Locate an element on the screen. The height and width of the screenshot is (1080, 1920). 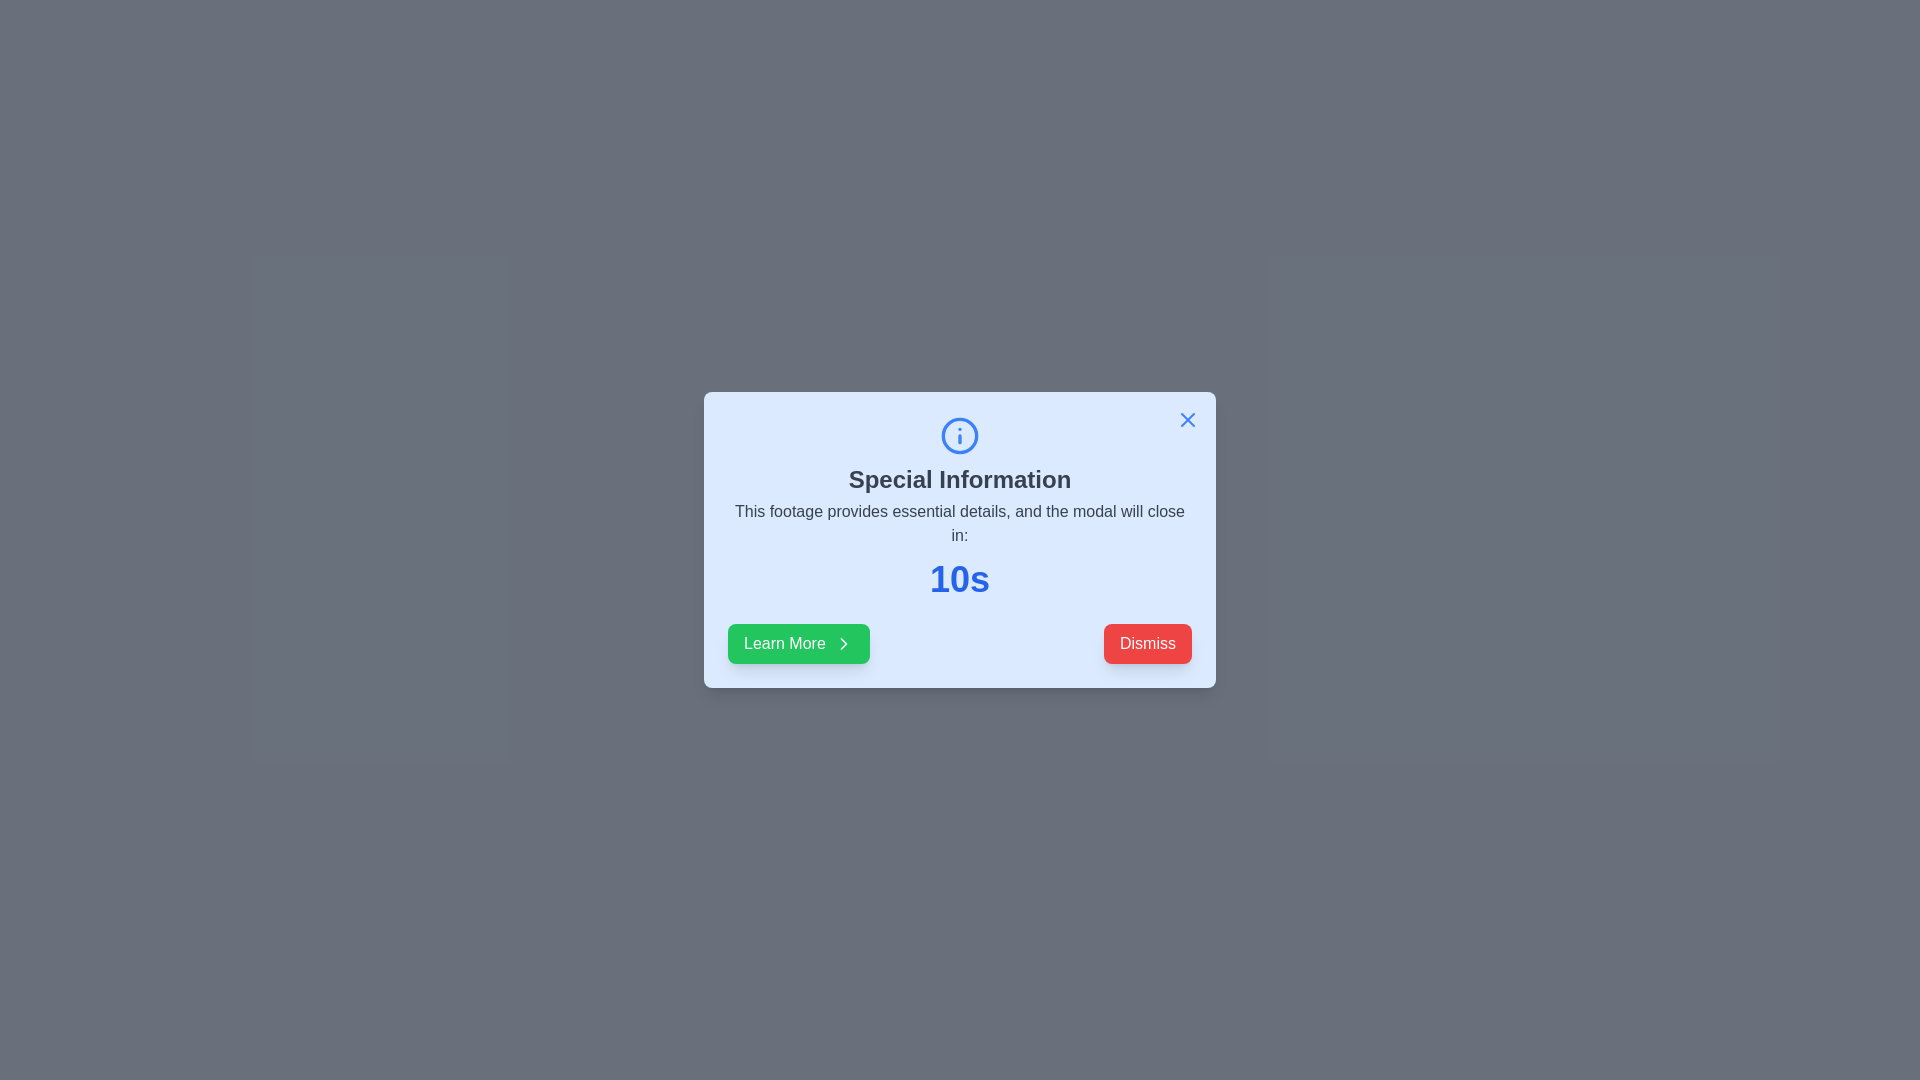
text block that displays the message 'This footage provides essential details, and the modal will close in:' which is centered within a pale blue modal dialog below the title 'Special Information' is located at coordinates (960, 523).